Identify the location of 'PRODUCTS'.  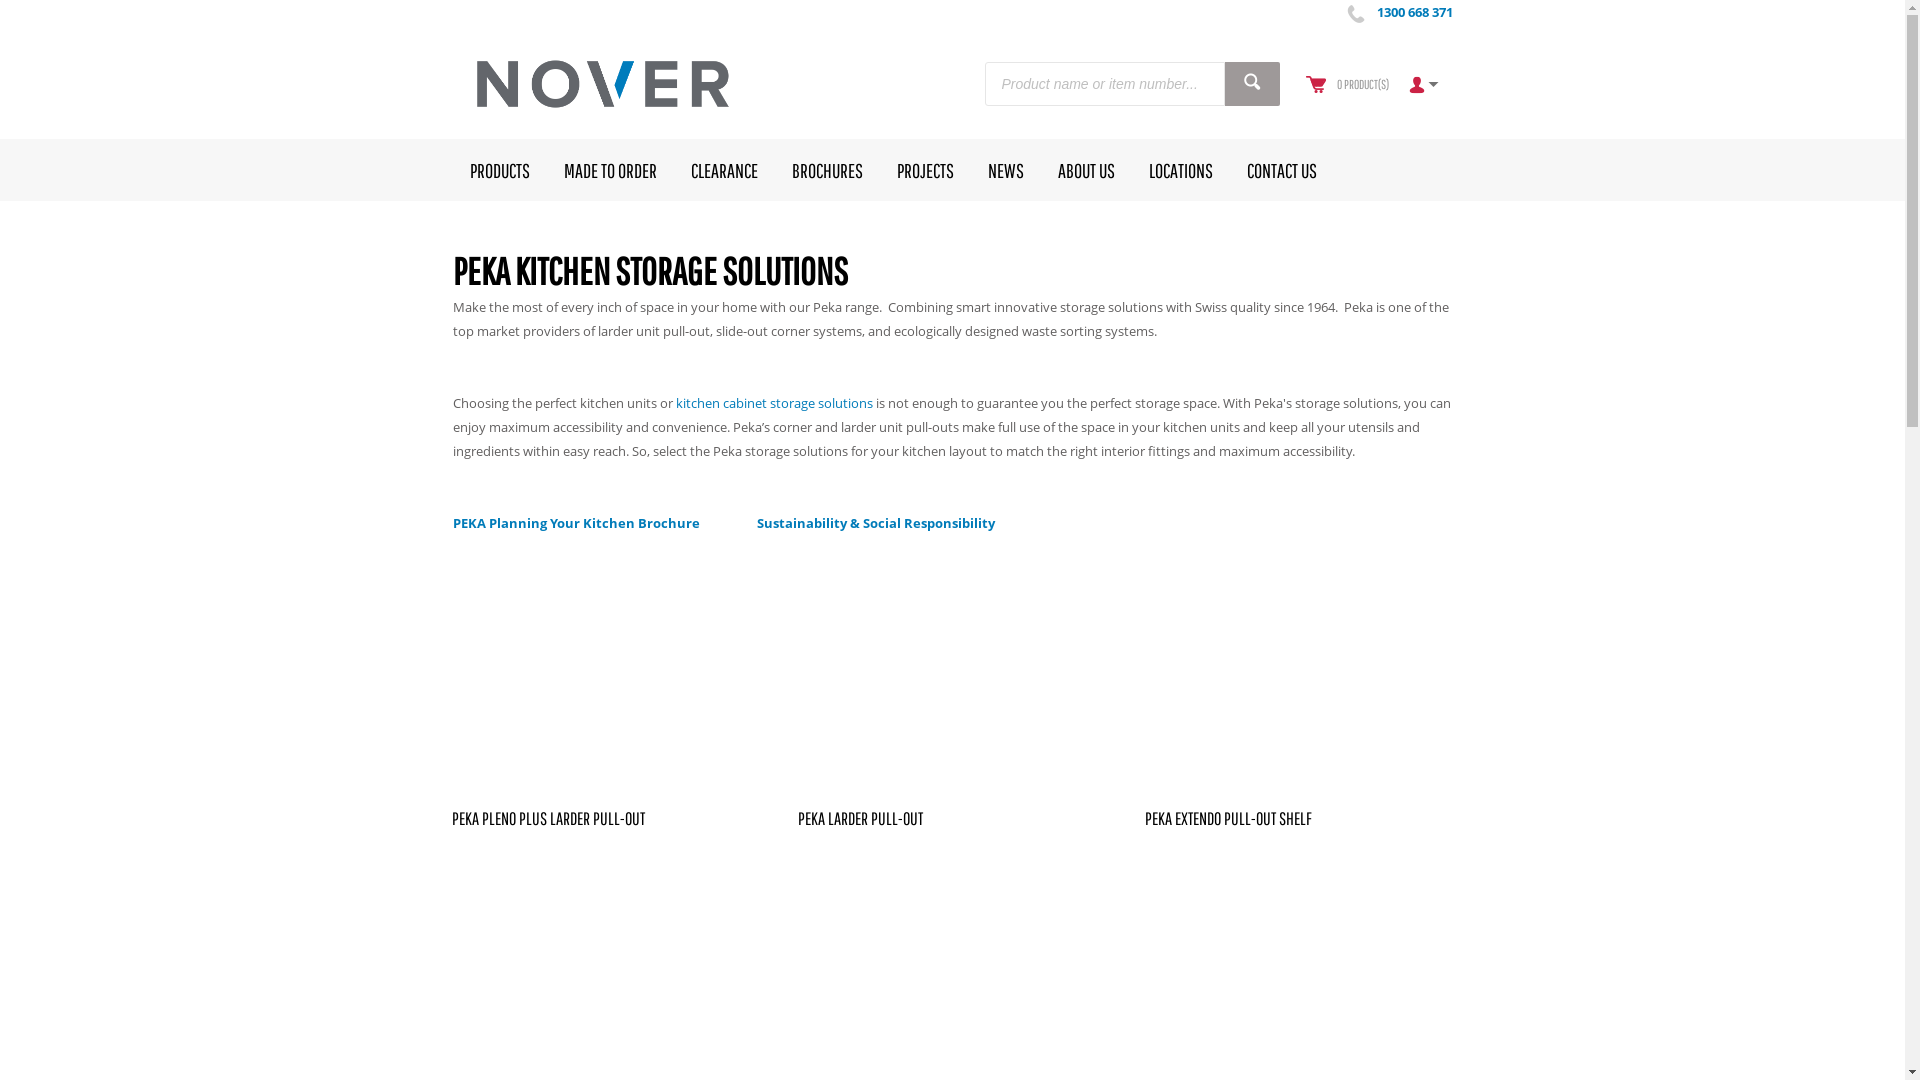
(499, 168).